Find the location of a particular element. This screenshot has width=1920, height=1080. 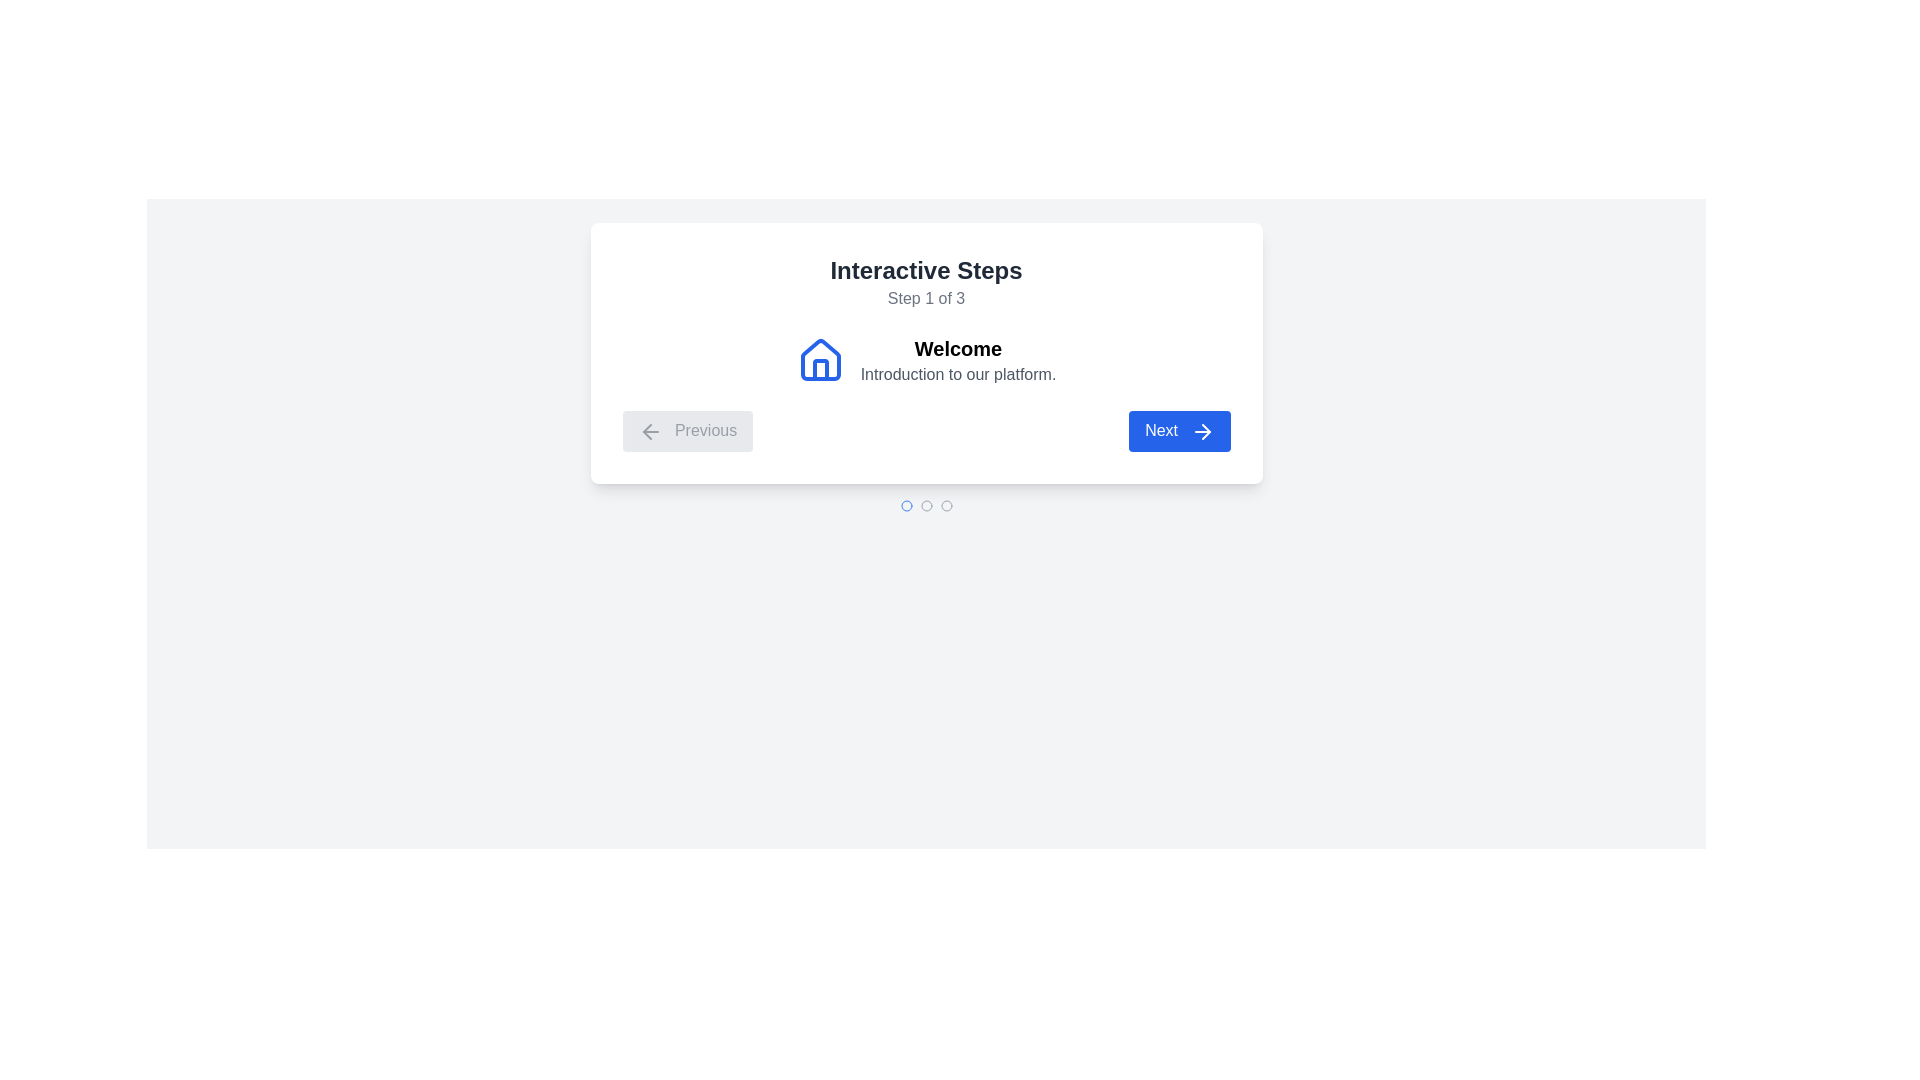

the blue 'Next' button with rounded corners located in the bottom-right section of the interface is located at coordinates (1179, 430).